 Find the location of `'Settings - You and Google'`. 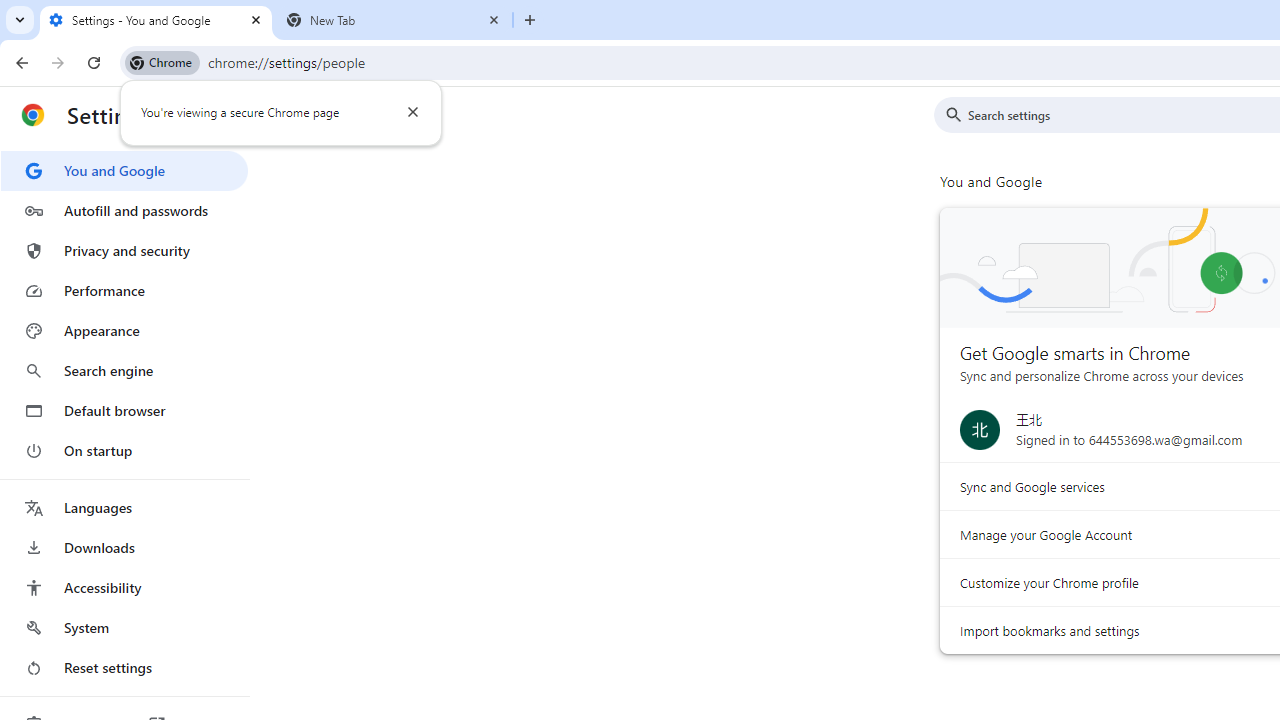

'Settings - You and Google' is located at coordinates (155, 20).